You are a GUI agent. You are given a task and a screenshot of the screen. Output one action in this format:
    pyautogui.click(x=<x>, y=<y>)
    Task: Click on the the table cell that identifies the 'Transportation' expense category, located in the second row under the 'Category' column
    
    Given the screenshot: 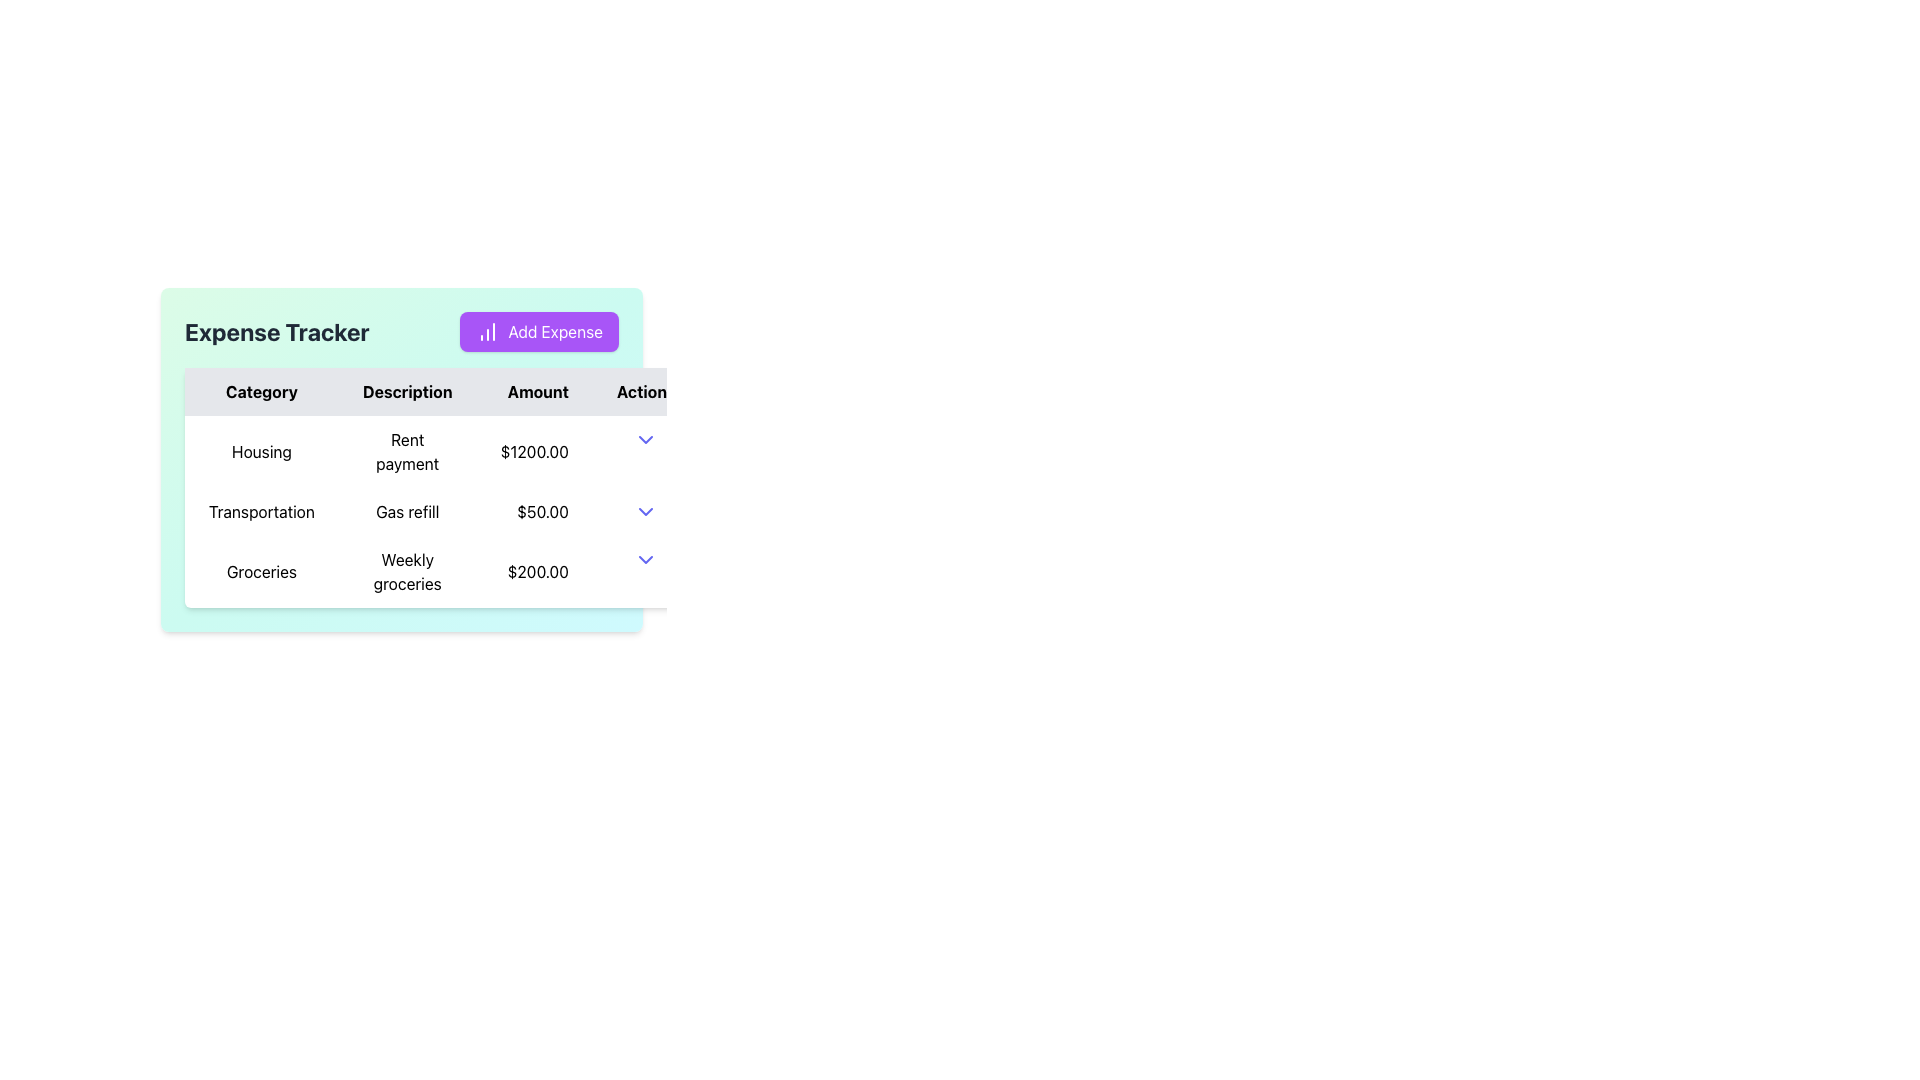 What is the action you would take?
    pyautogui.click(x=260, y=511)
    